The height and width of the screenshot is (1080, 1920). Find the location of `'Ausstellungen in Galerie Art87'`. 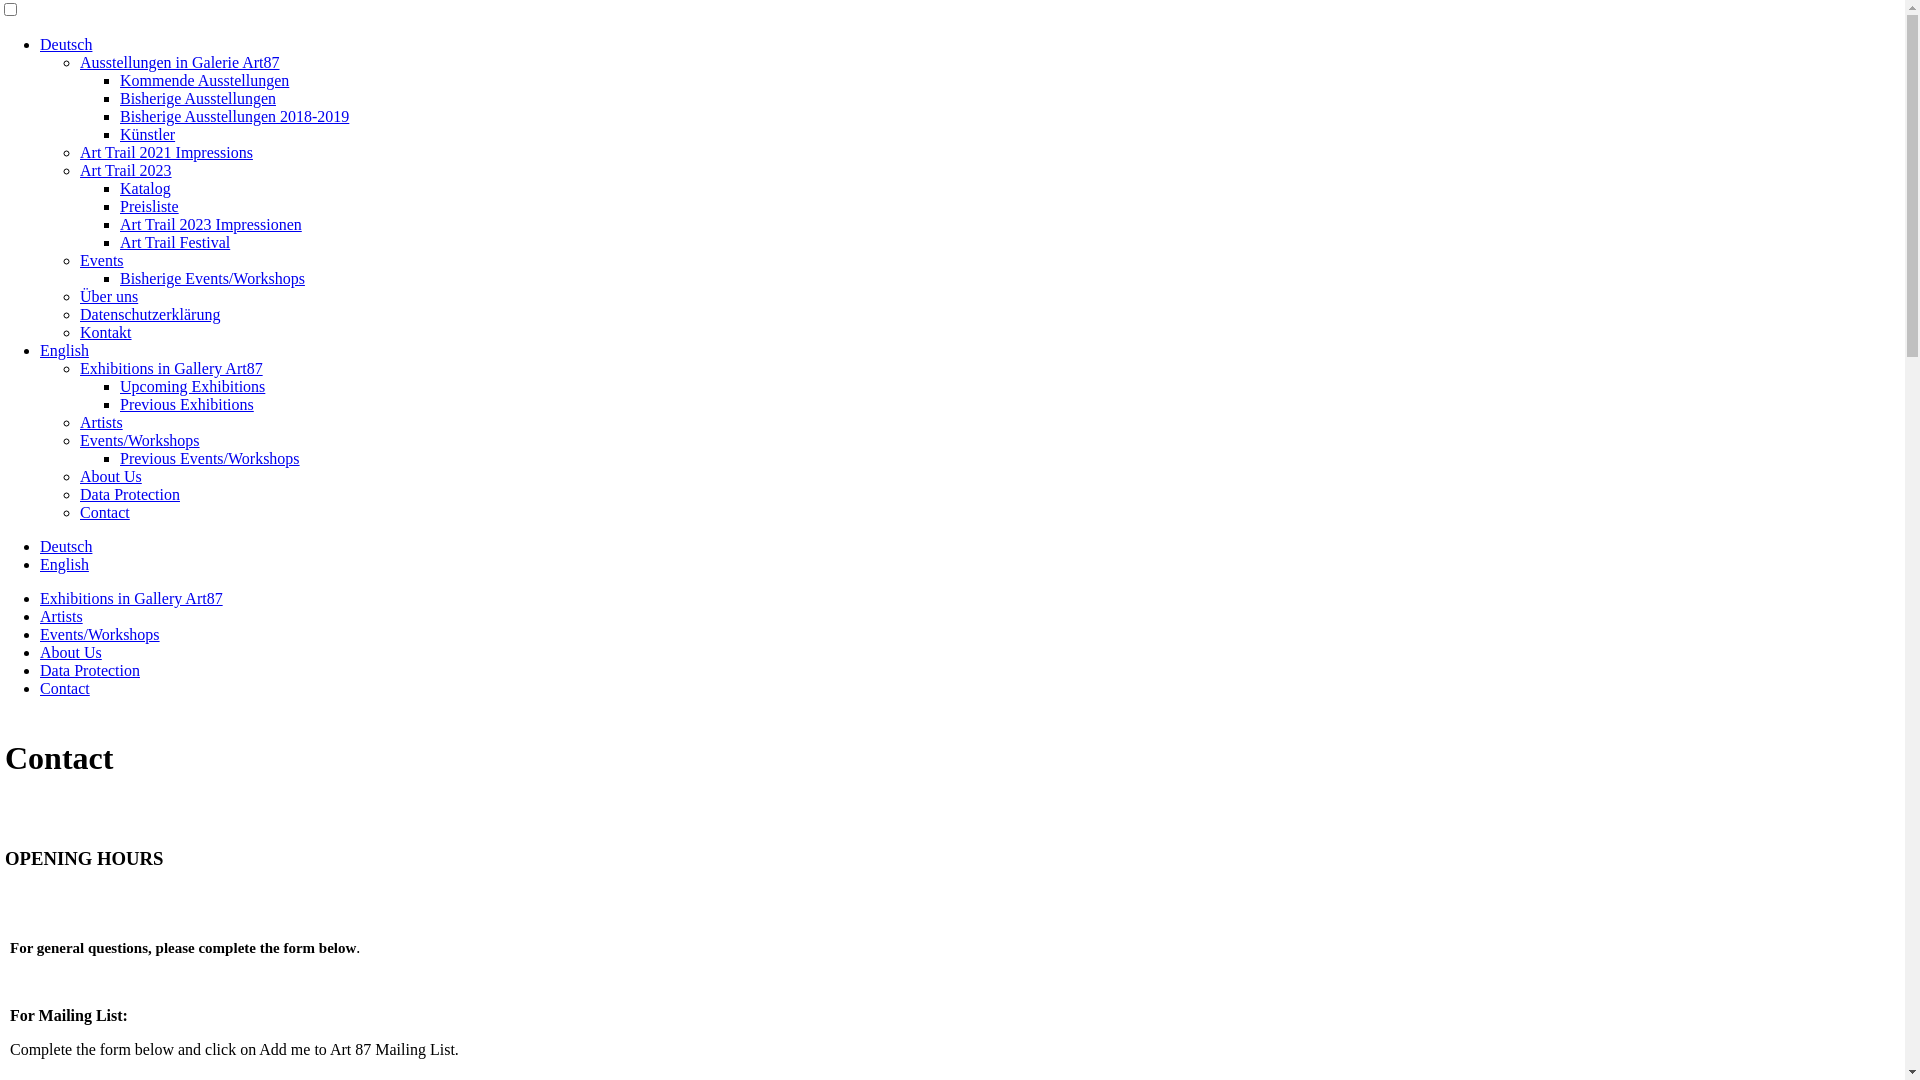

'Ausstellungen in Galerie Art87' is located at coordinates (180, 61).